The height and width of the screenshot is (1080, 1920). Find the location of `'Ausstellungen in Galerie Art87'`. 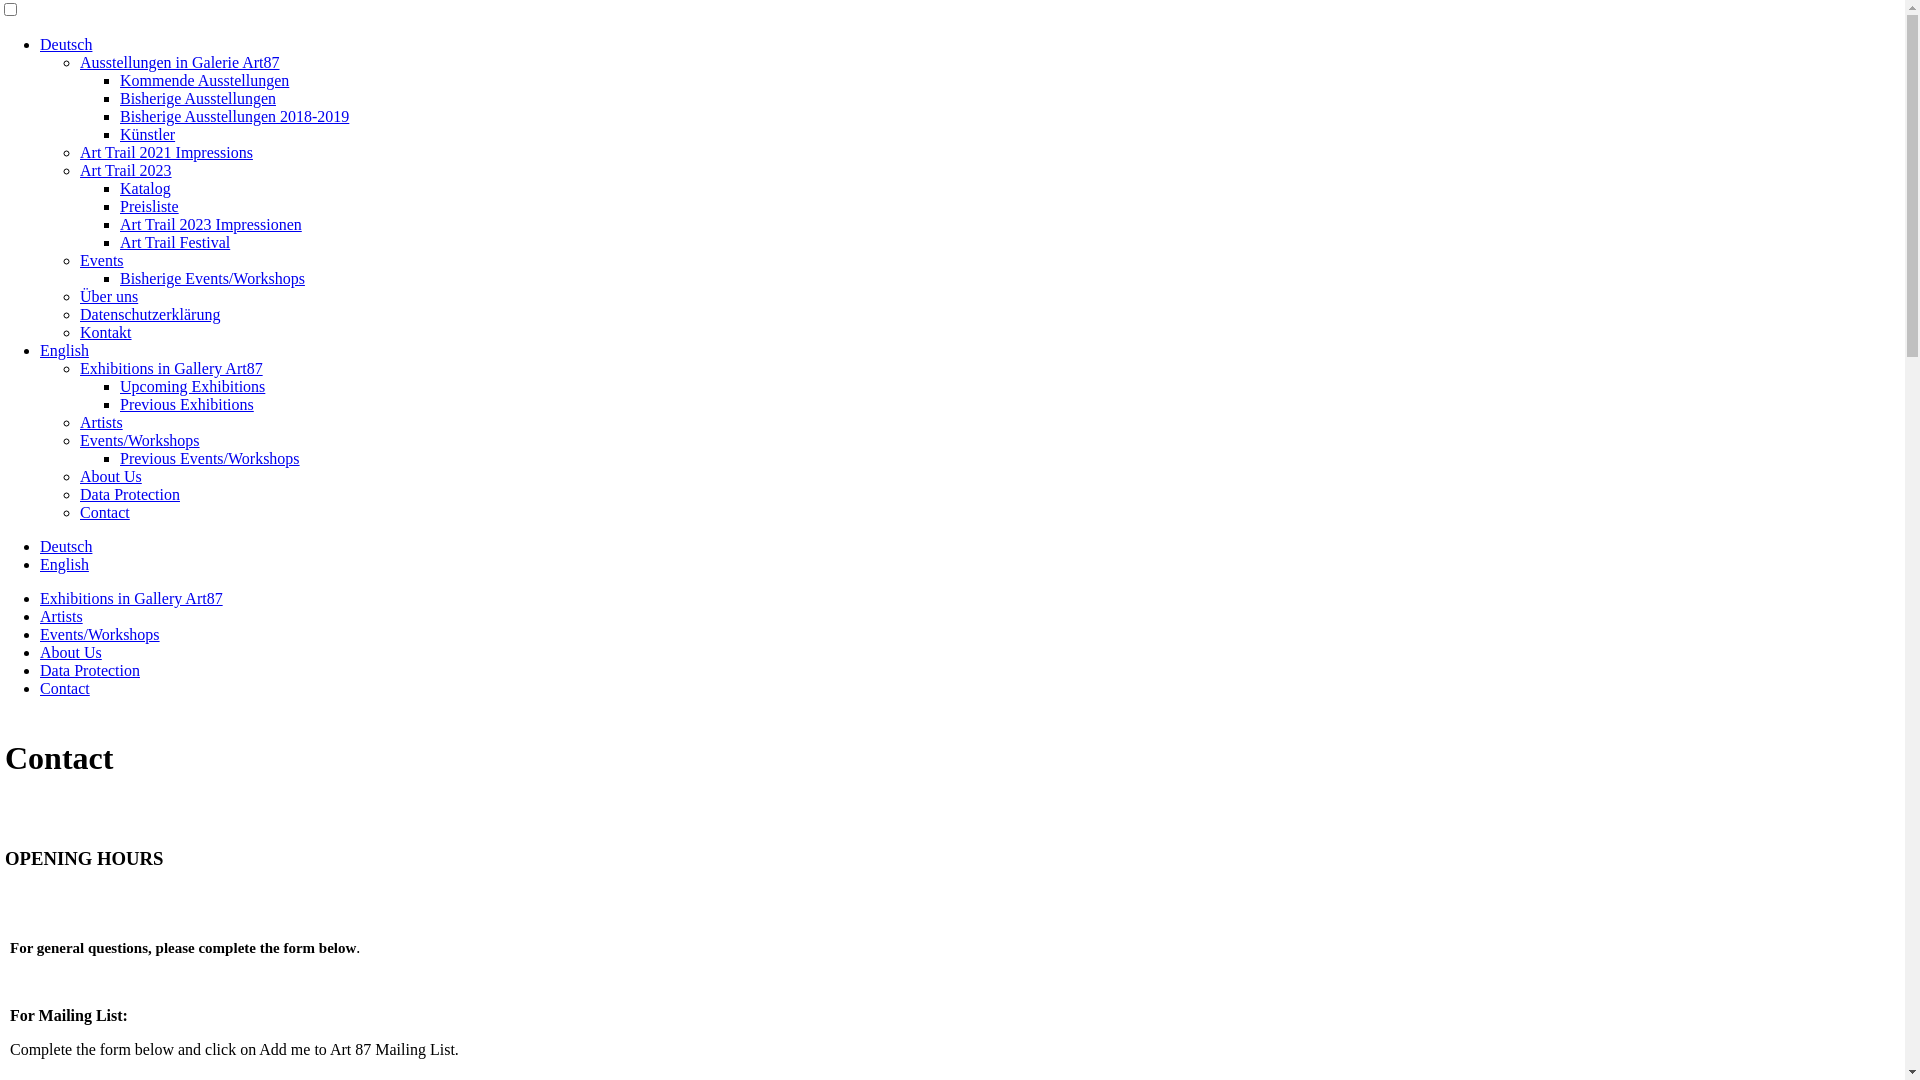

'Ausstellungen in Galerie Art87' is located at coordinates (180, 61).